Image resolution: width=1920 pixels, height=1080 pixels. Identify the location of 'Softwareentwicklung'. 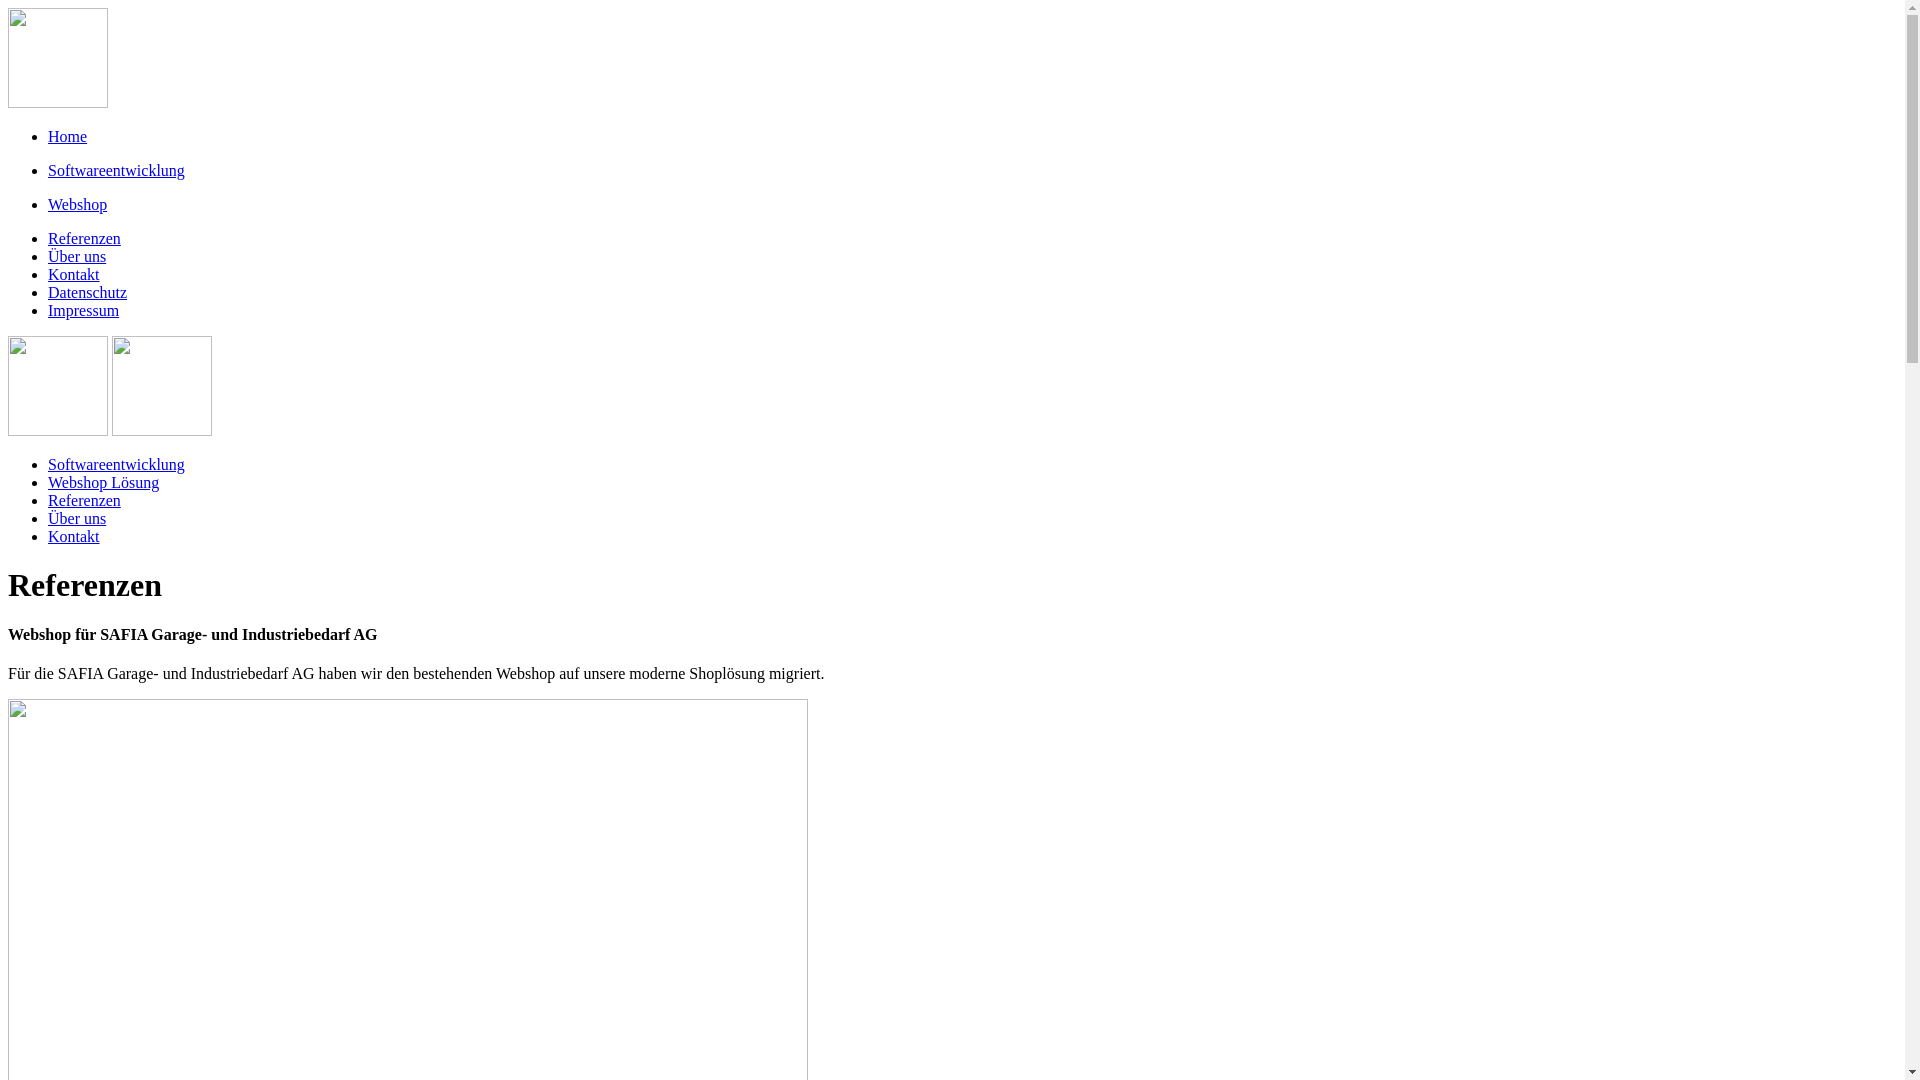
(48, 169).